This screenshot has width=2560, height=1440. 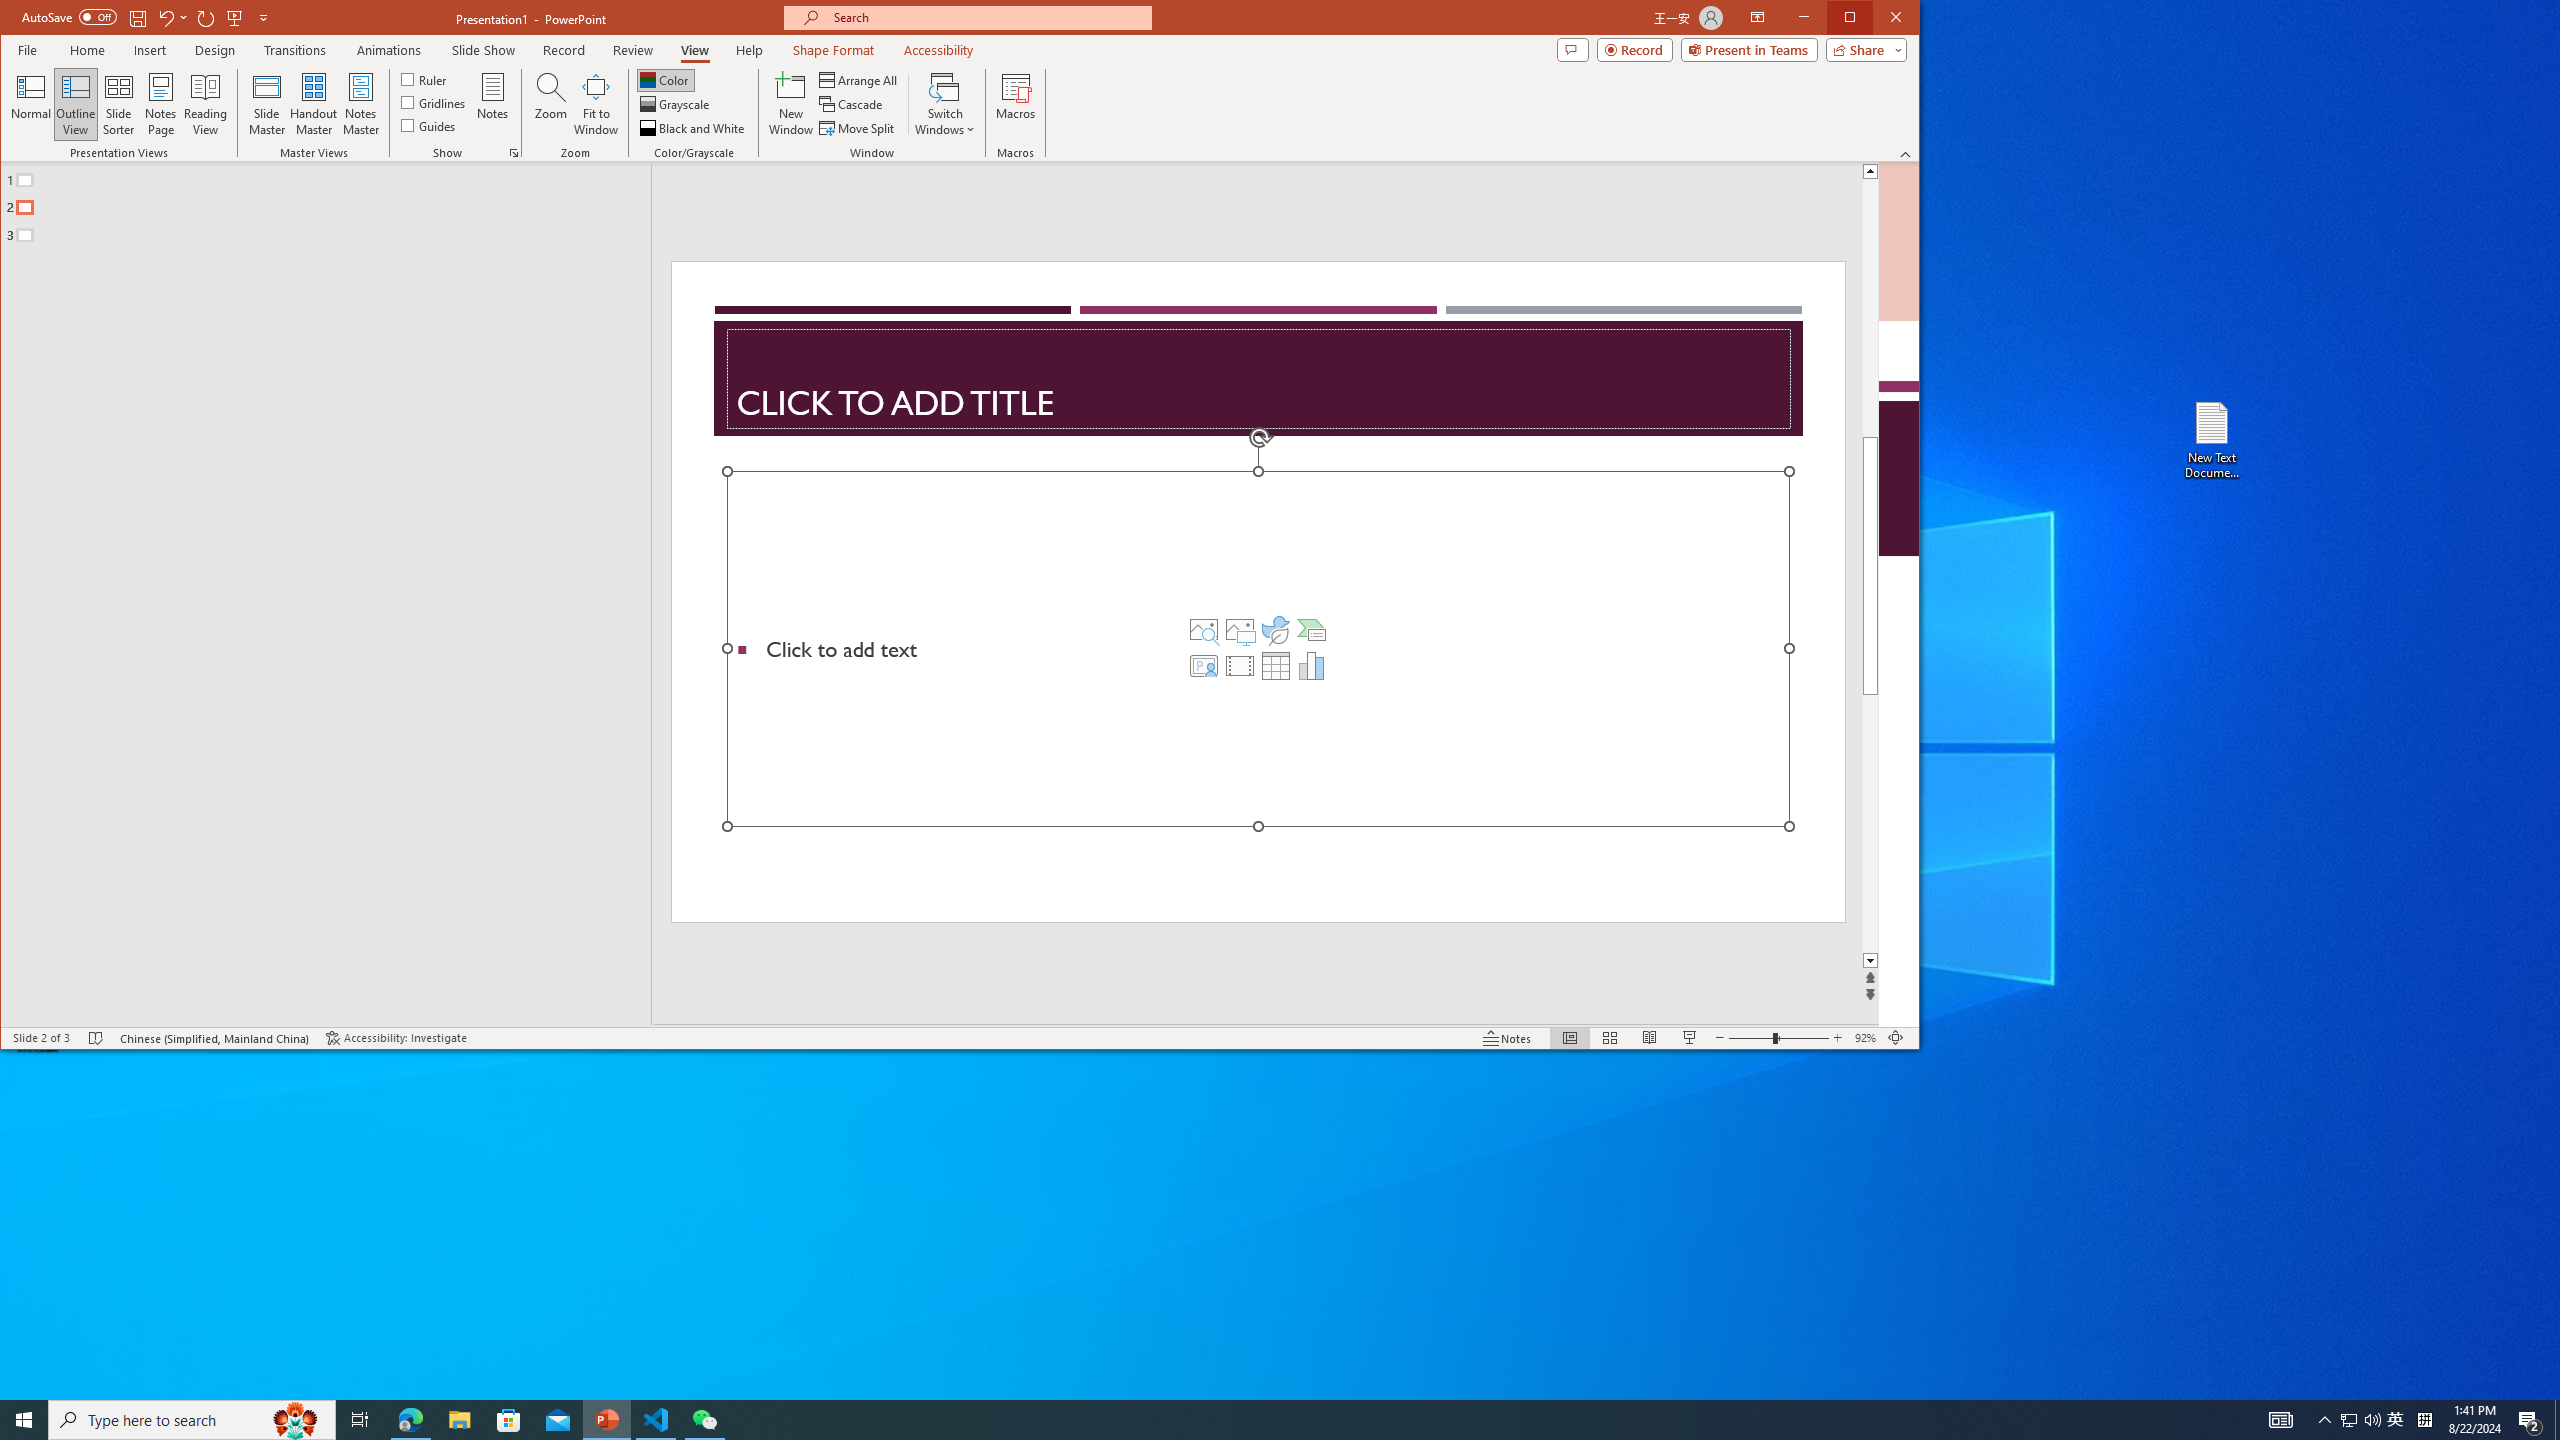 What do you see at coordinates (265, 103) in the screenshot?
I see `'Slide Master'` at bounding box center [265, 103].